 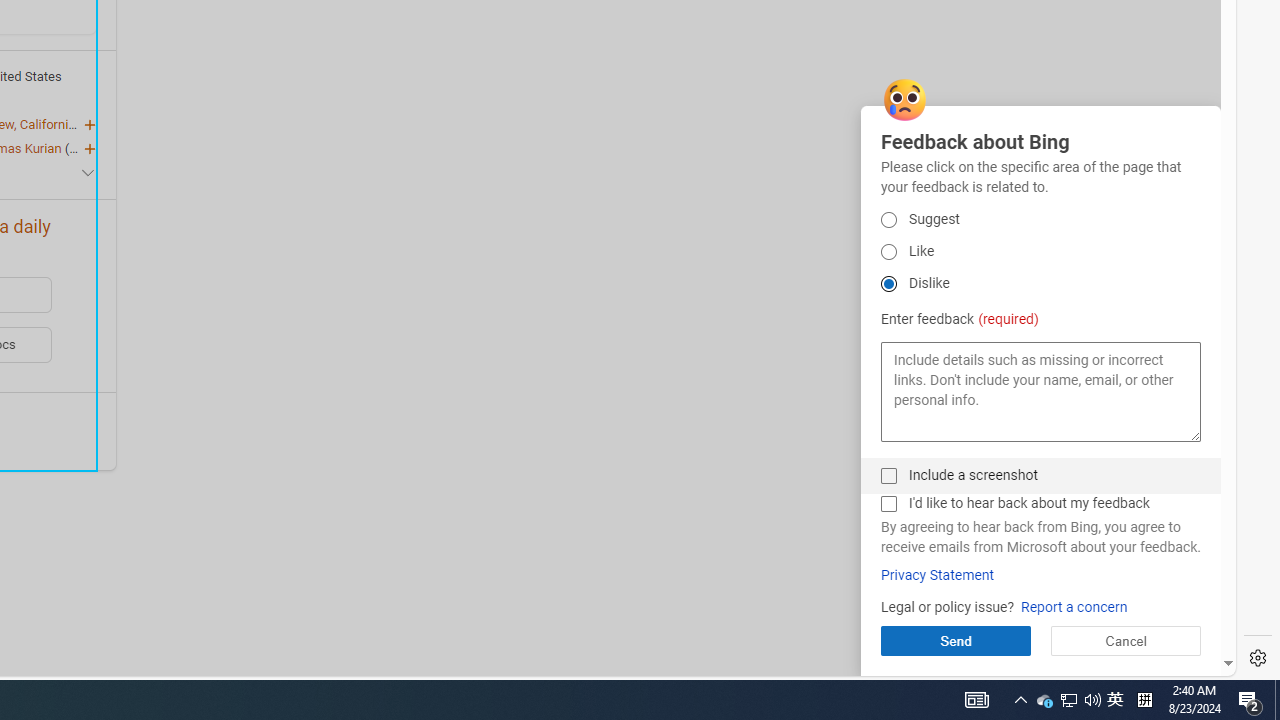 I want to click on 'I', so click(x=887, y=502).